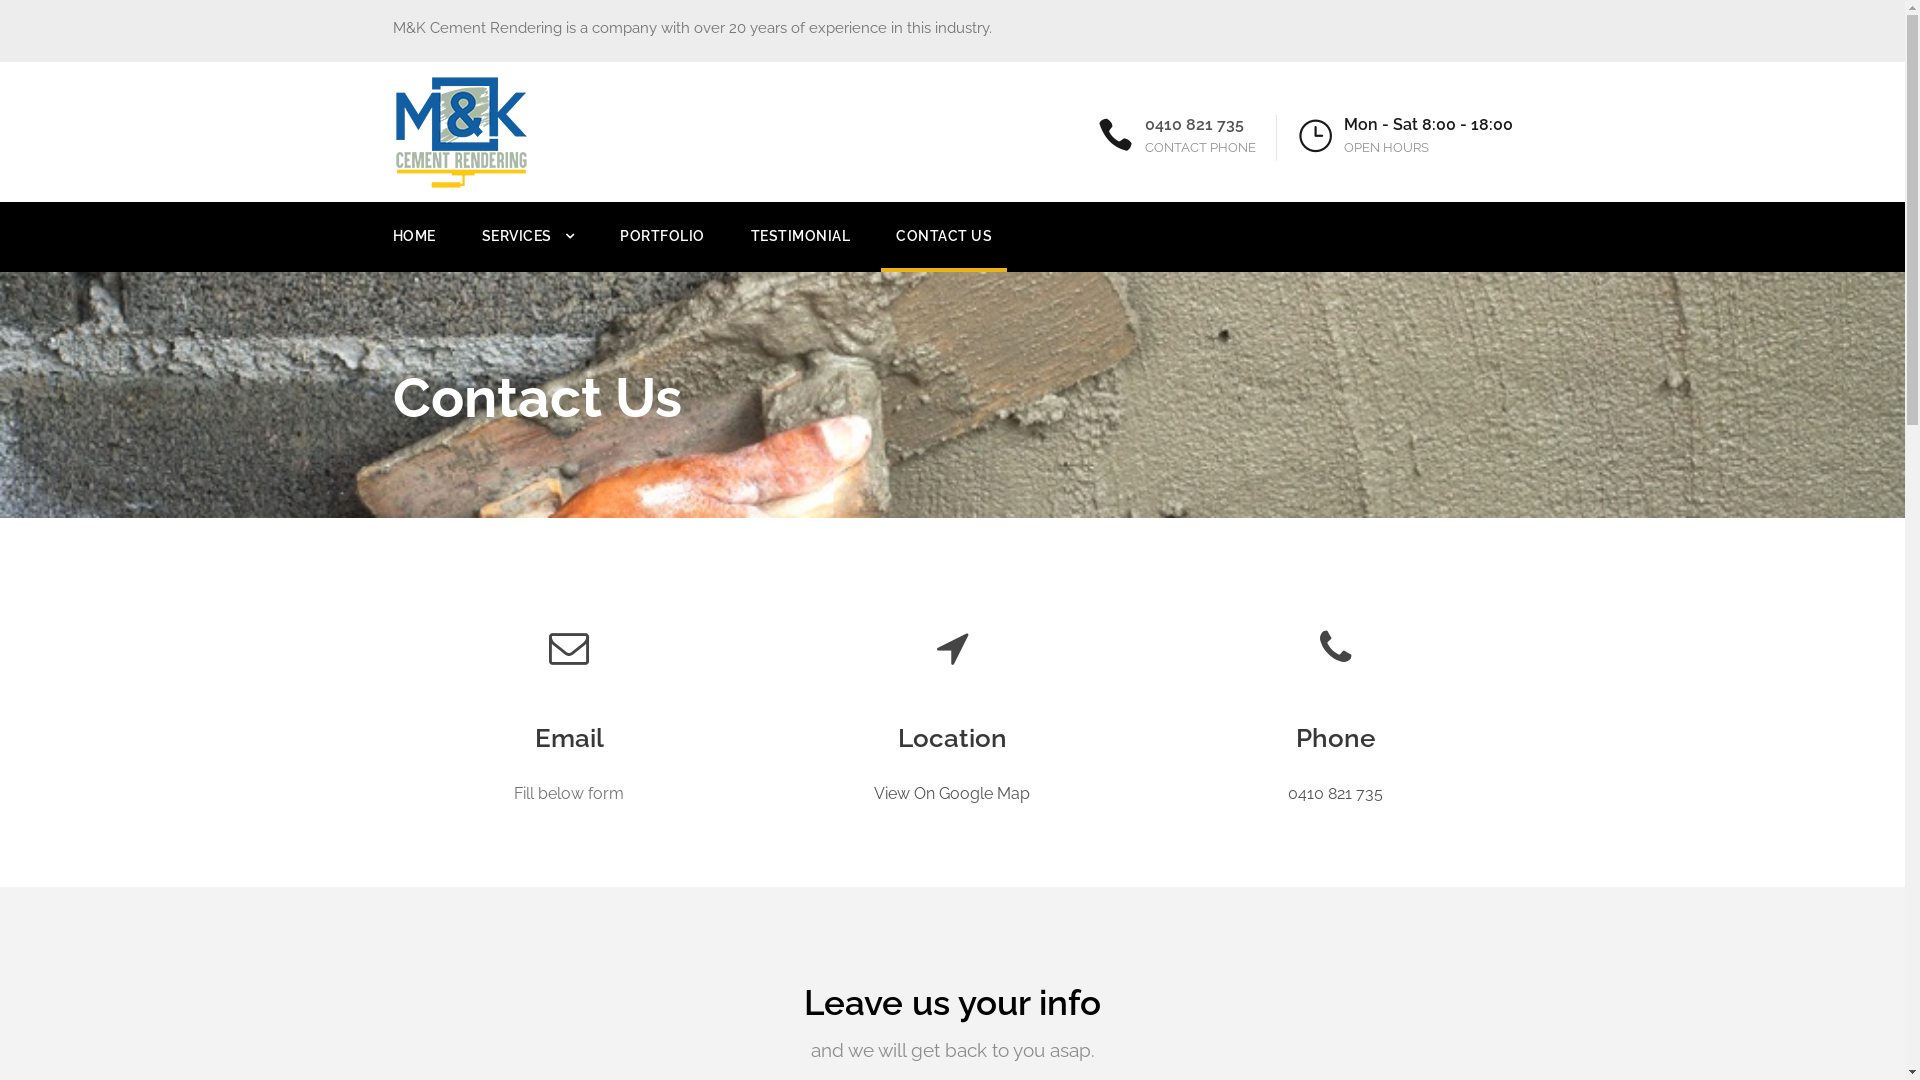 Image resolution: width=1920 pixels, height=1080 pixels. I want to click on 'CONTACT US', so click(895, 247).